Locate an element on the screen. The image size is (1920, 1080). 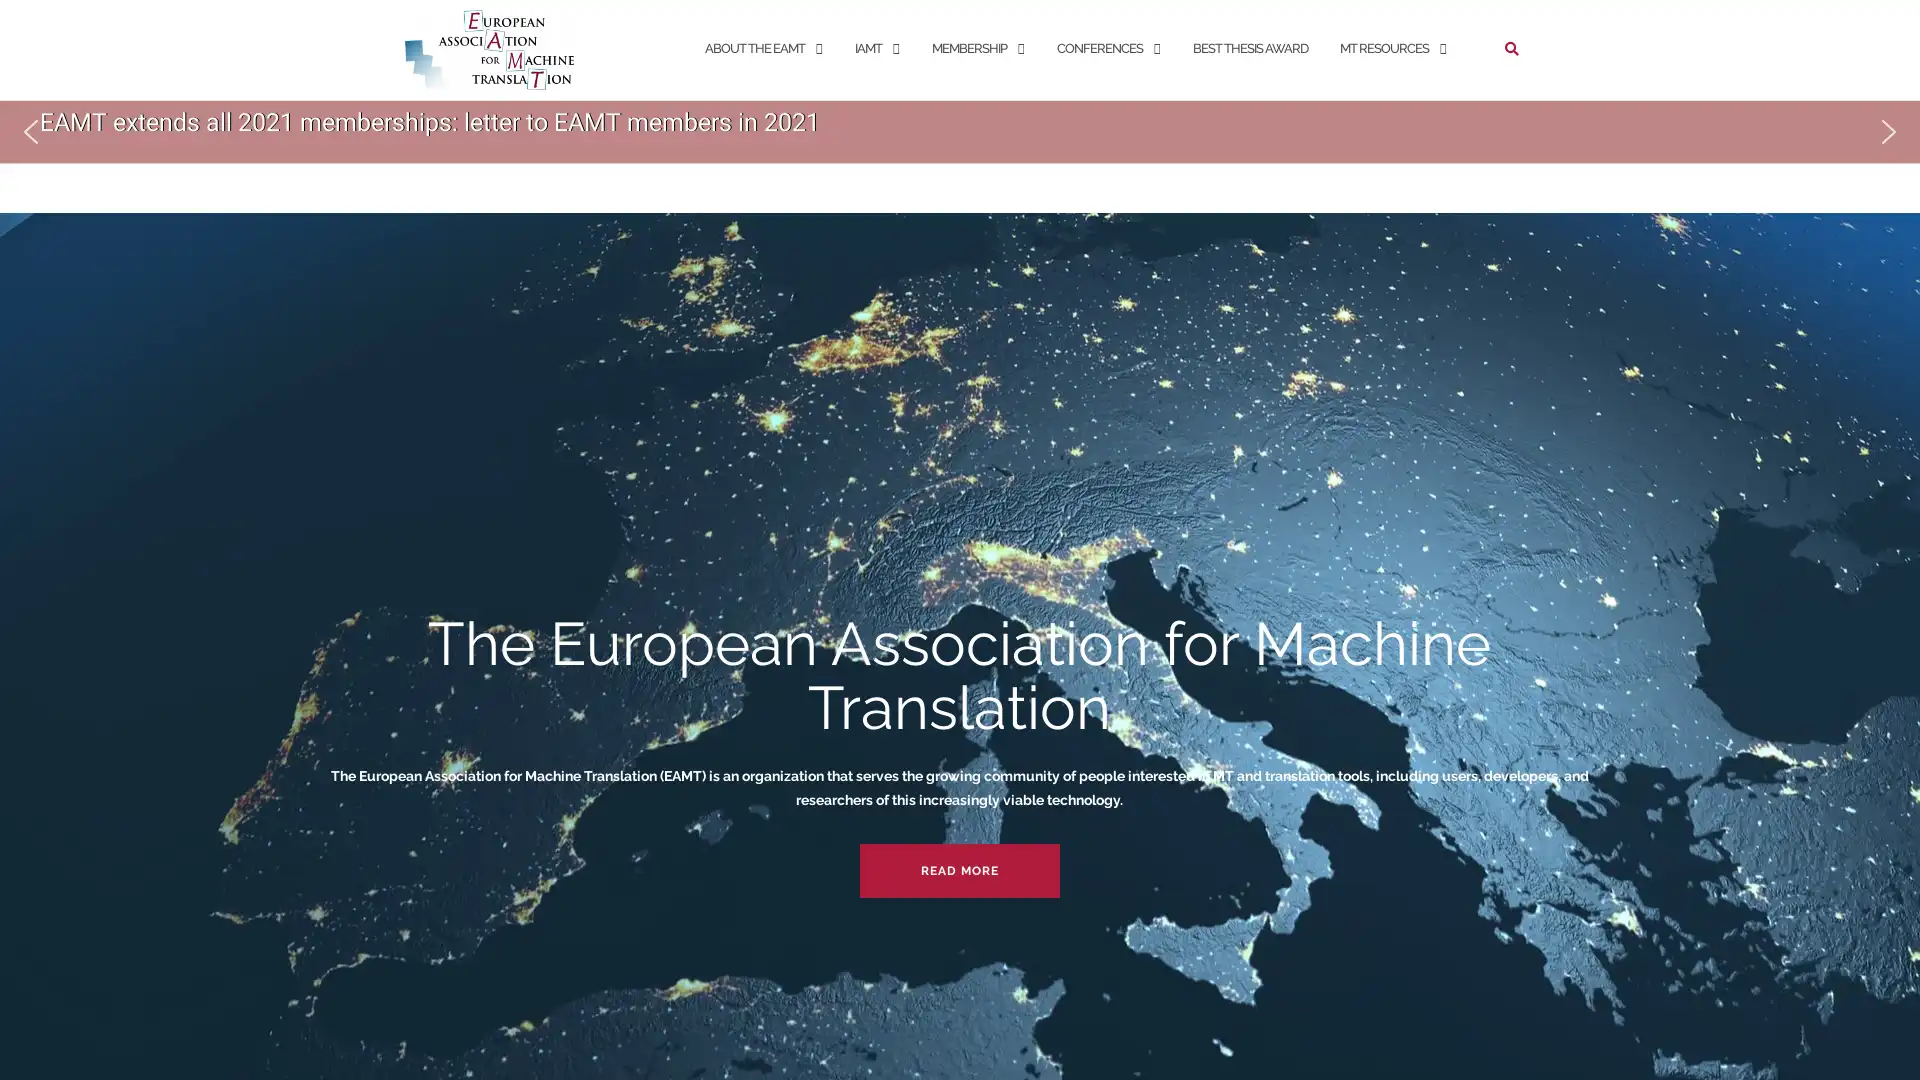
next arrow is located at coordinates (1888, 131).